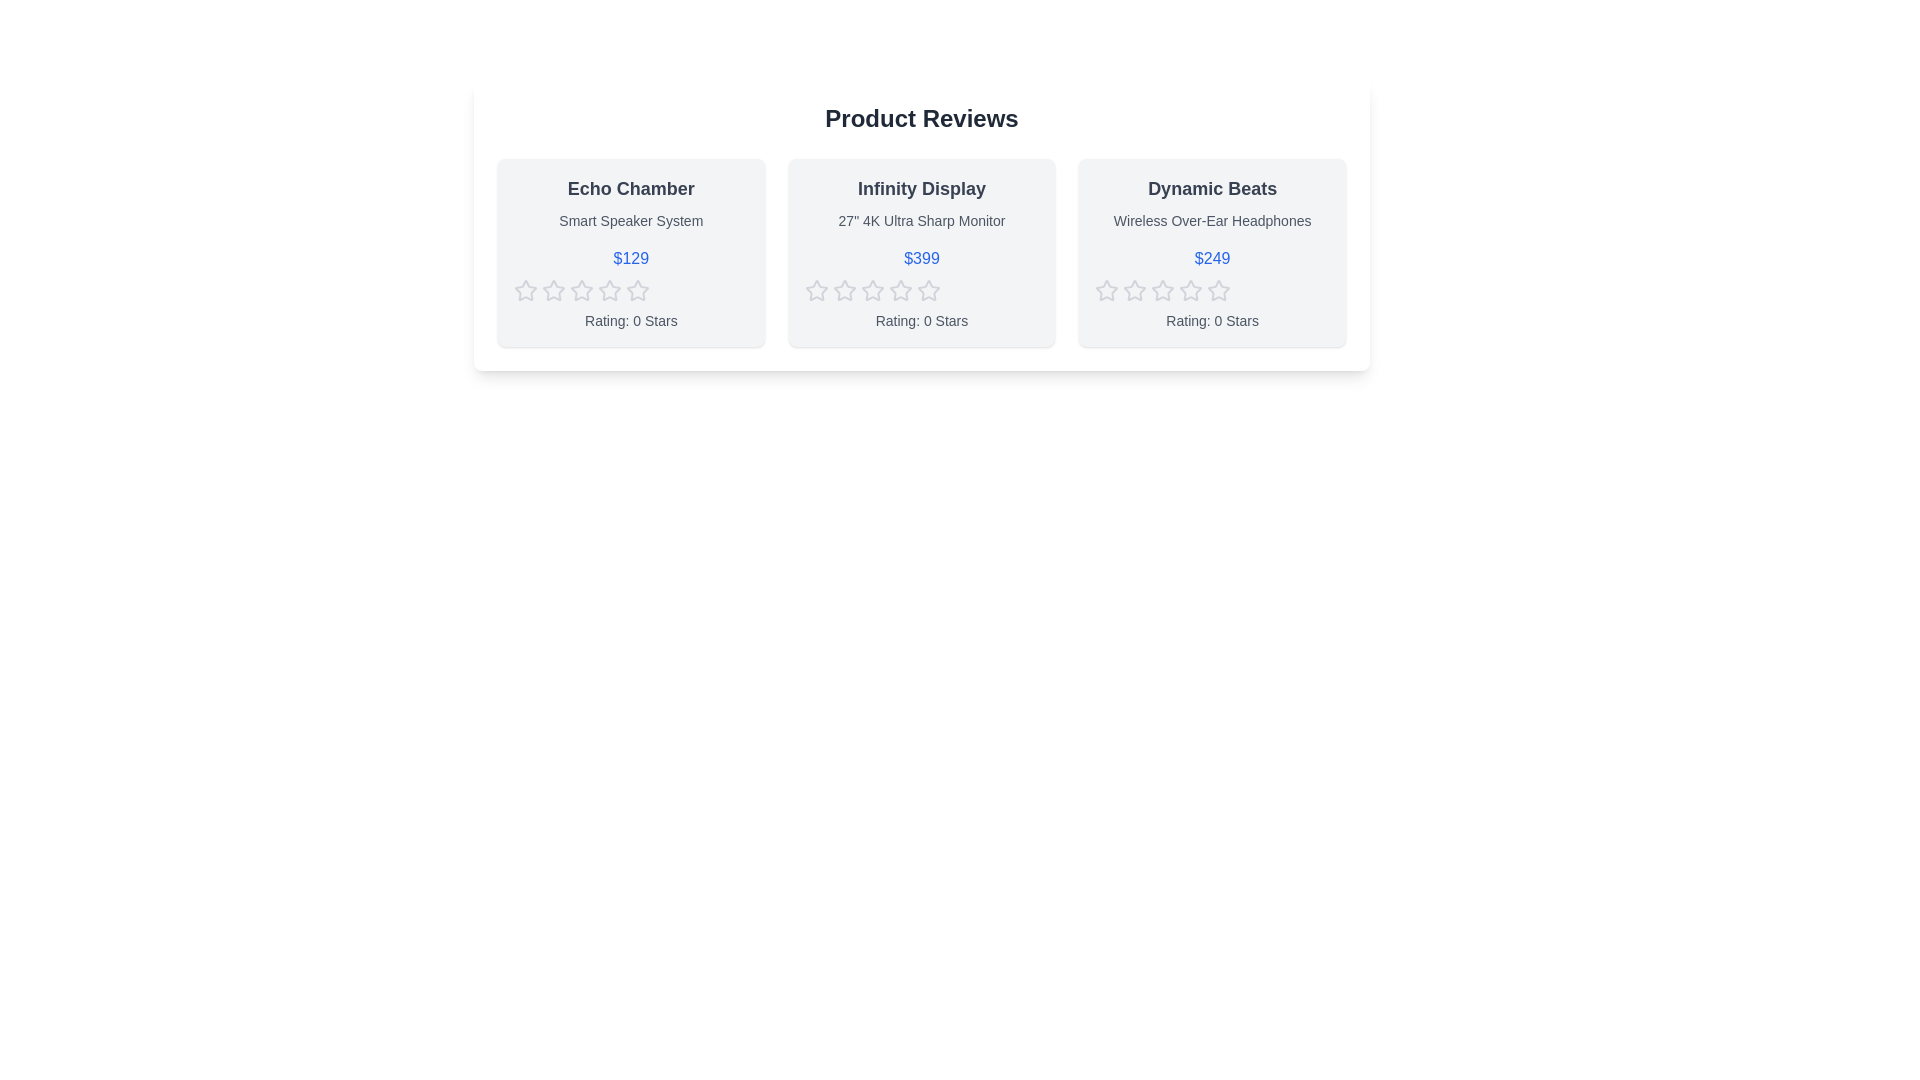 The image size is (1920, 1080). Describe the element at coordinates (580, 290) in the screenshot. I see `the second star icon in the rating section of the 'Echo Chamber' product card to set a rating of 2 stars` at that location.